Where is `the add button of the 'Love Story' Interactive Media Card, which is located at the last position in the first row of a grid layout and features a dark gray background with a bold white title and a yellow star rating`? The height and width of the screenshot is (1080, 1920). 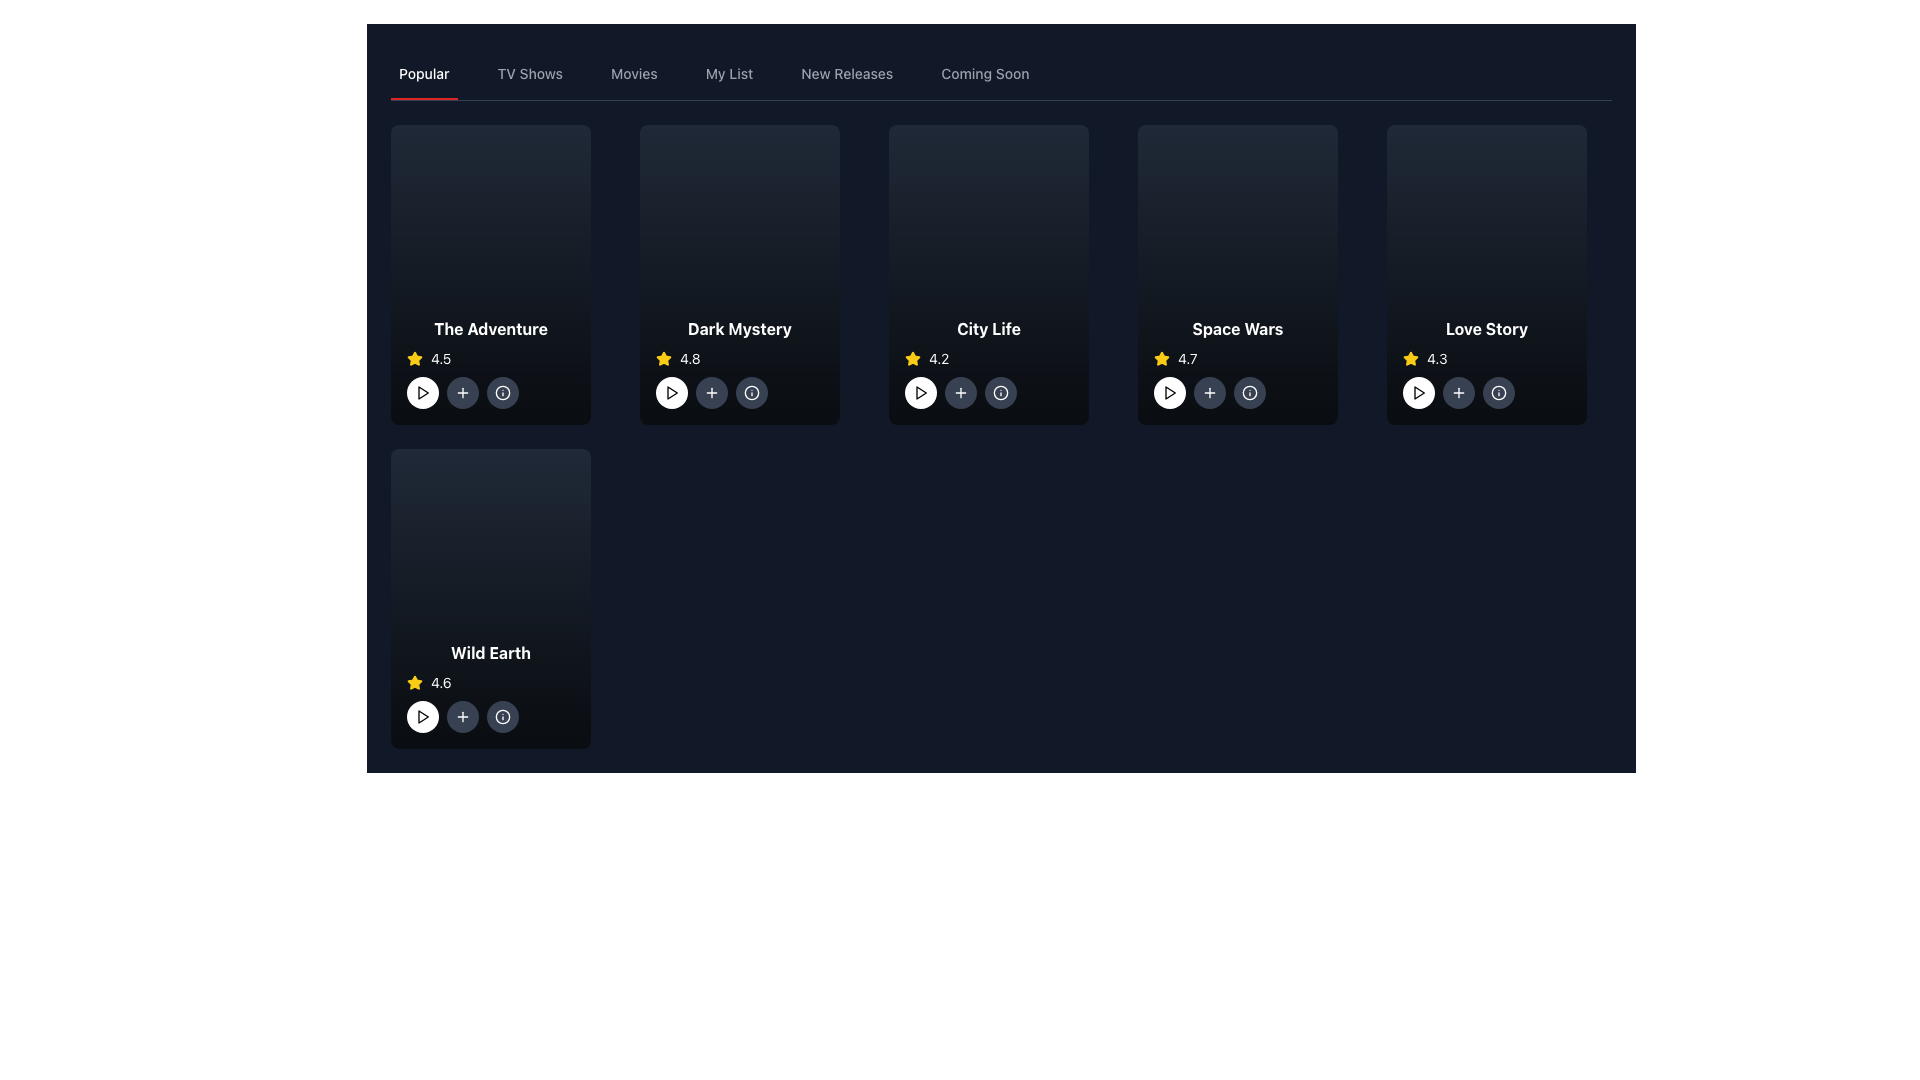
the add button of the 'Love Story' Interactive Media Card, which is located at the last position in the first row of a grid layout and features a dark gray background with a bold white title and a yellow star rating is located at coordinates (1487, 274).